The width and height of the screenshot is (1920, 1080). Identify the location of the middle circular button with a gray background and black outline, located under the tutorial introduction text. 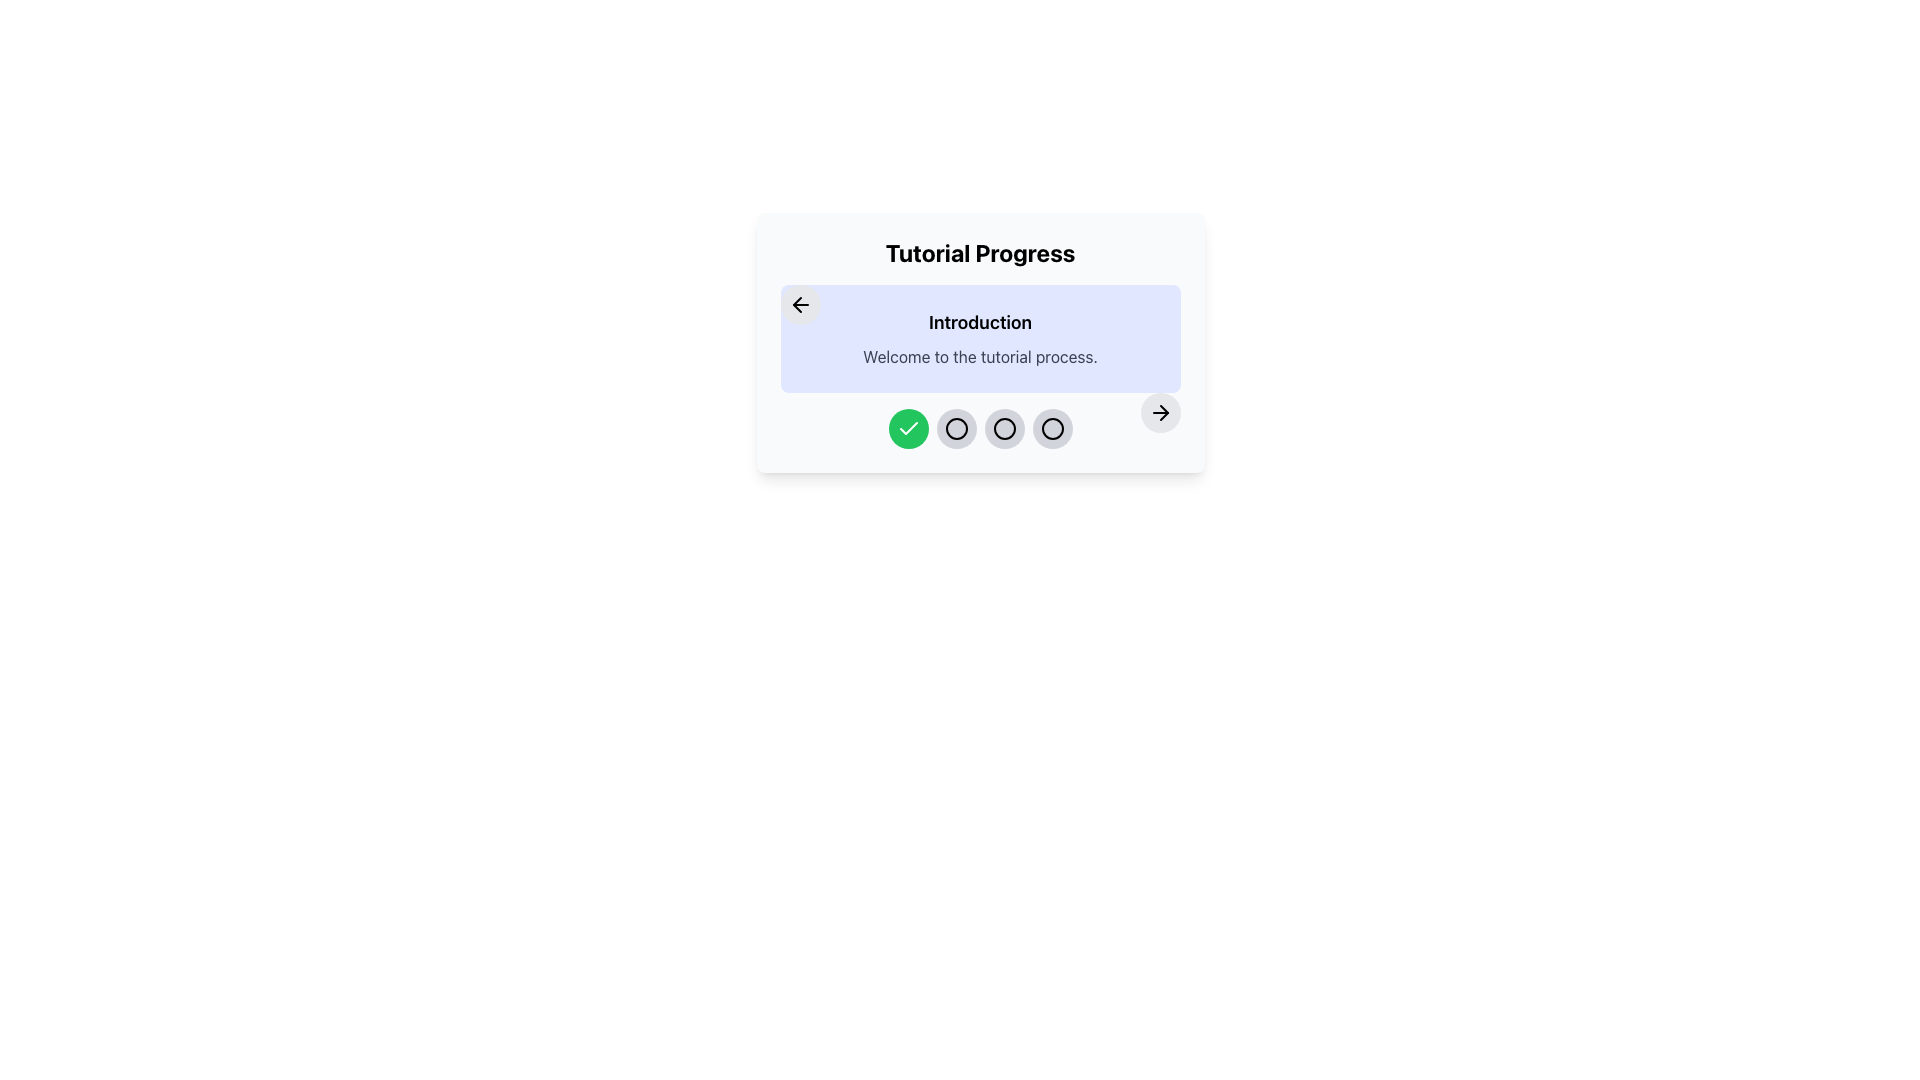
(955, 427).